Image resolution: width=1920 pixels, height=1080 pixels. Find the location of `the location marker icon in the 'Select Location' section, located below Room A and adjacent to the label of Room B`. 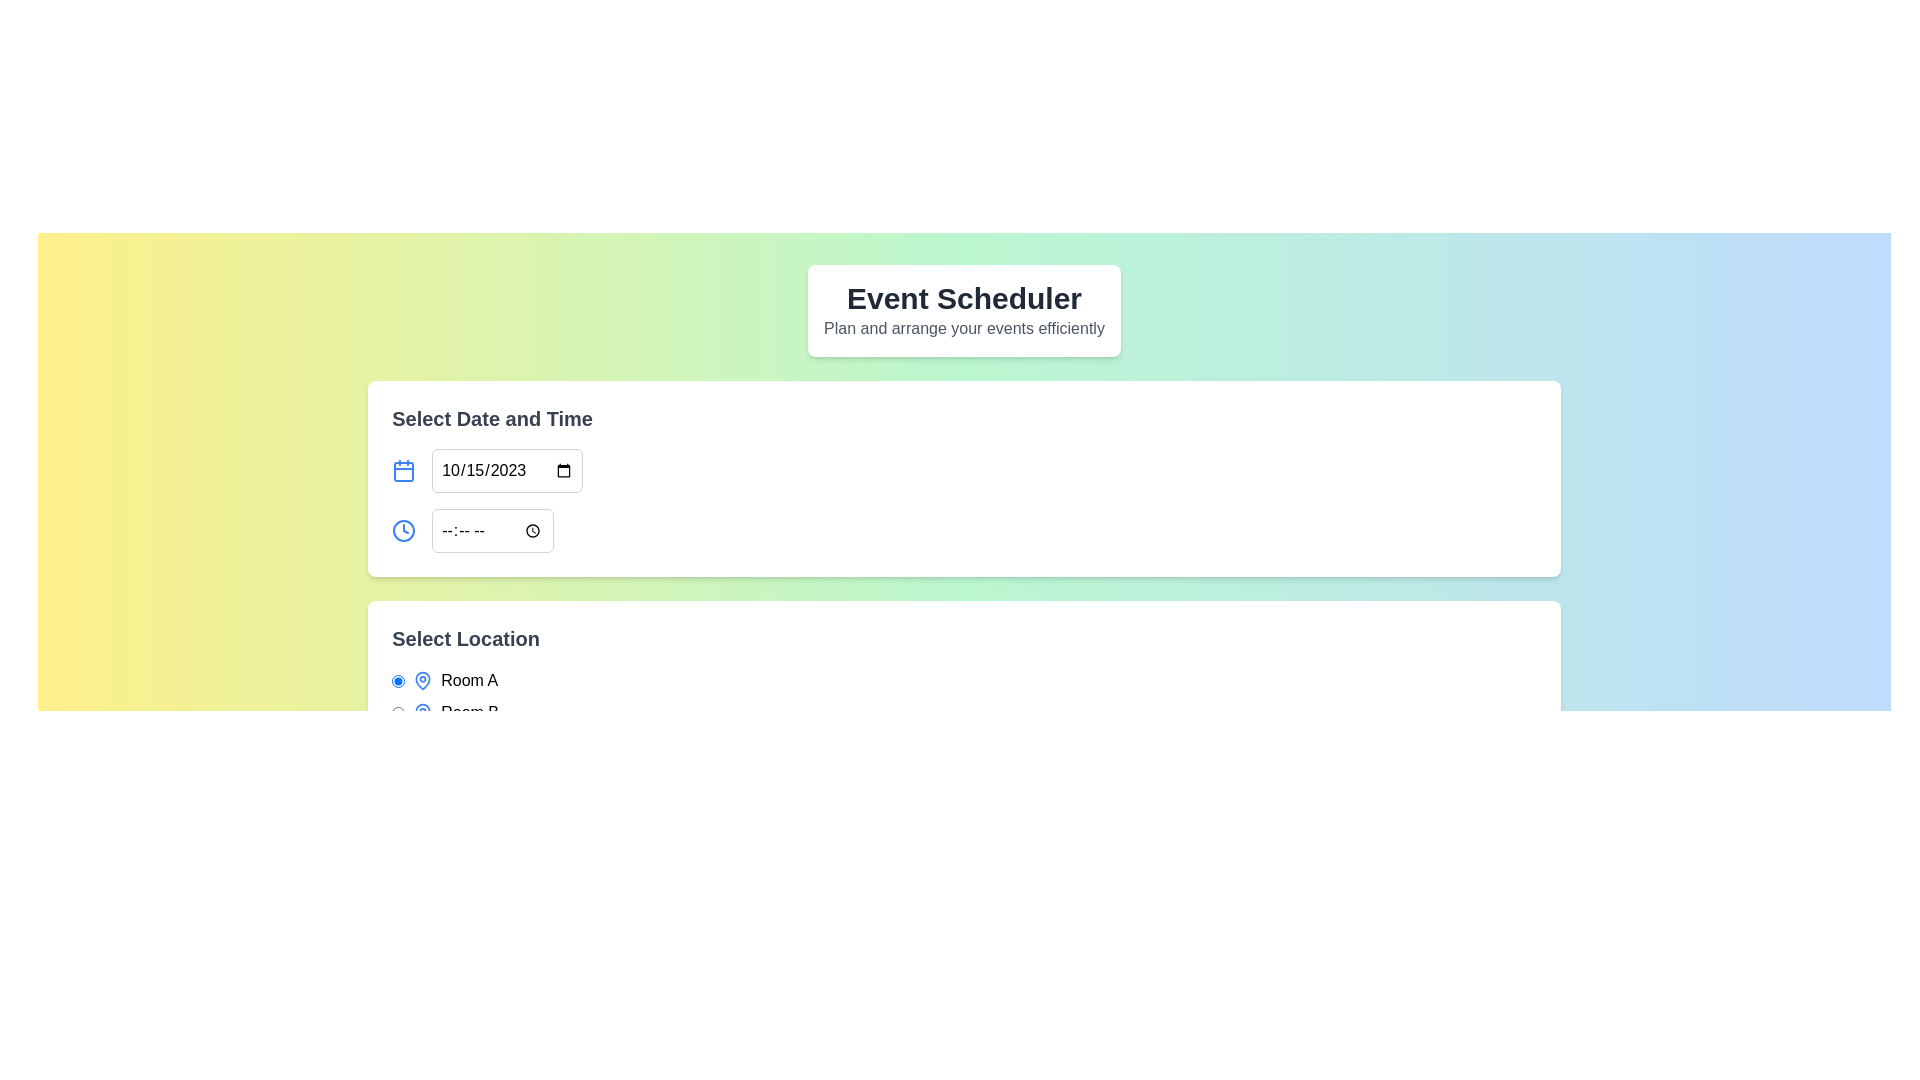

the location marker icon in the 'Select Location' section, located below Room A and adjacent to the label of Room B is located at coordinates (422, 712).